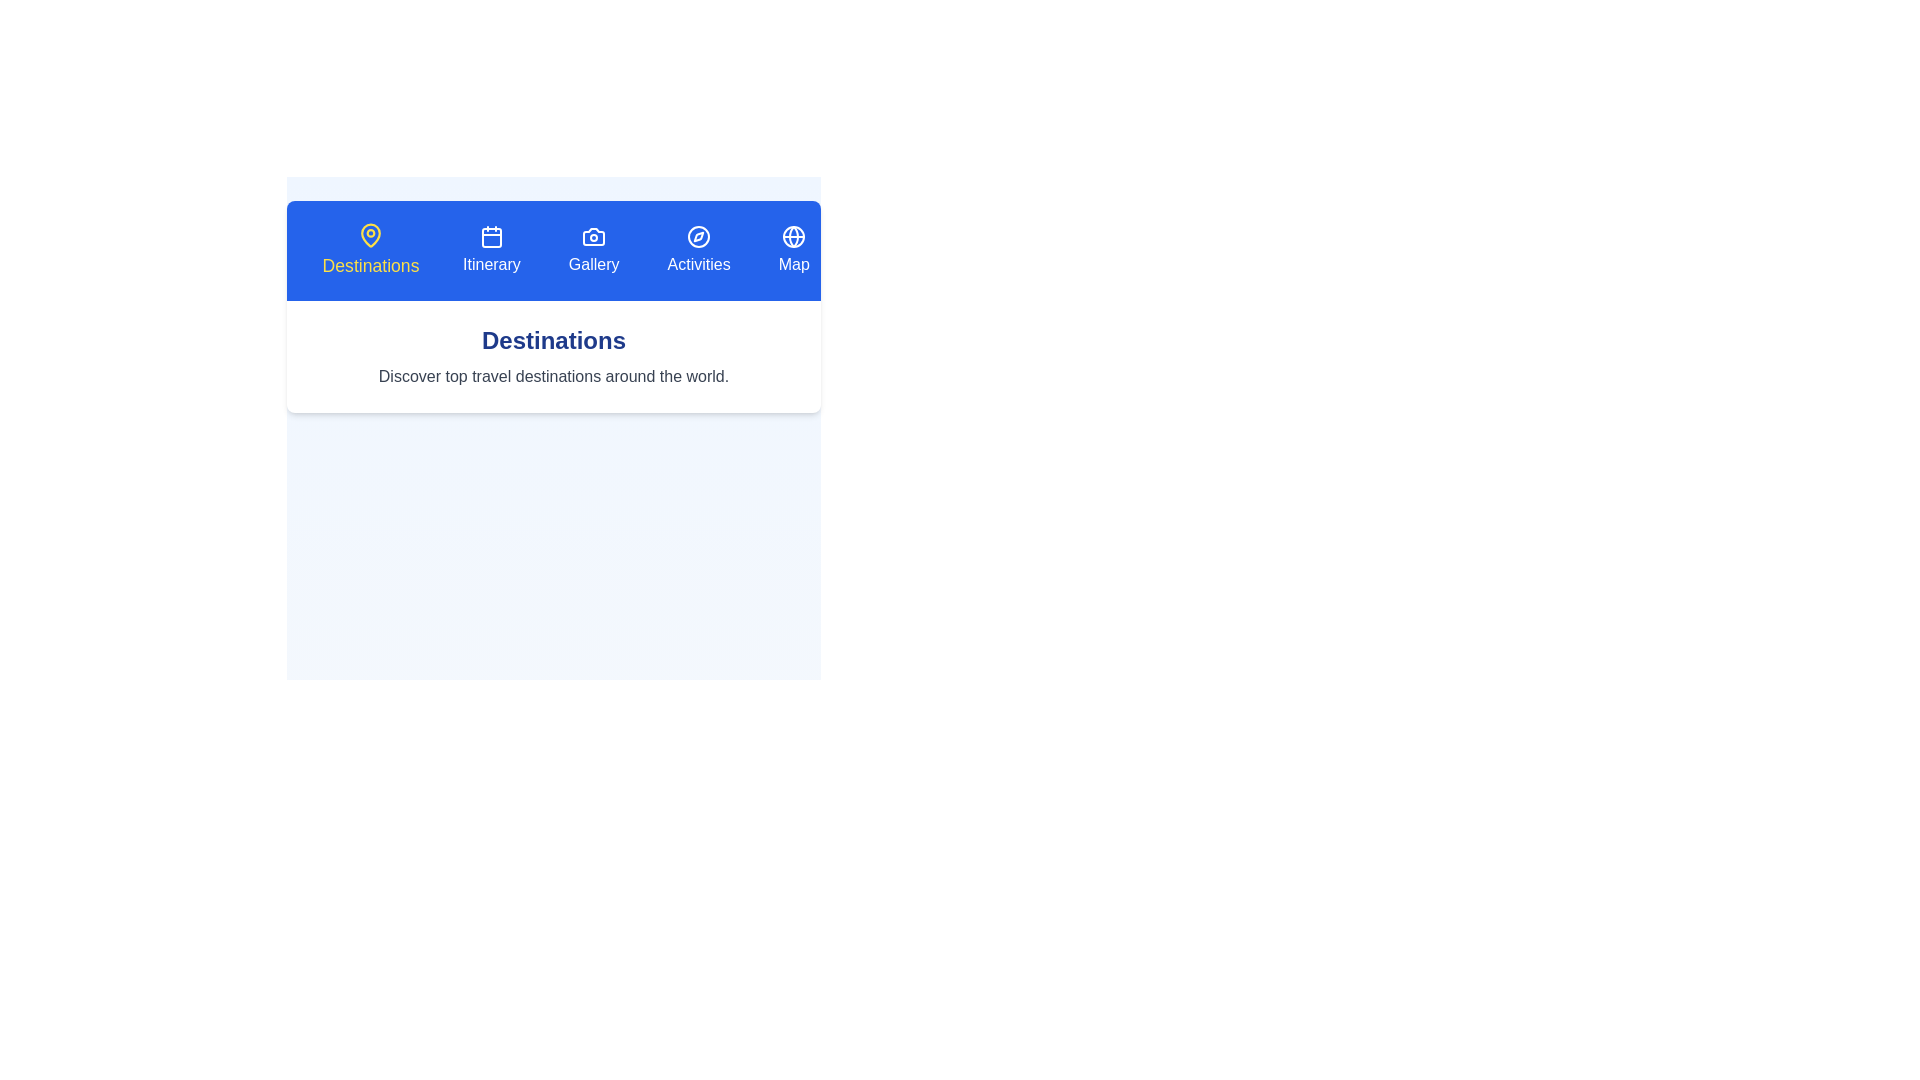 Image resolution: width=1920 pixels, height=1080 pixels. What do you see at coordinates (553, 339) in the screenshot?
I see `the static text header indicating travel destinations, which is located beneath the blue navigation bar and above the descriptive text` at bounding box center [553, 339].